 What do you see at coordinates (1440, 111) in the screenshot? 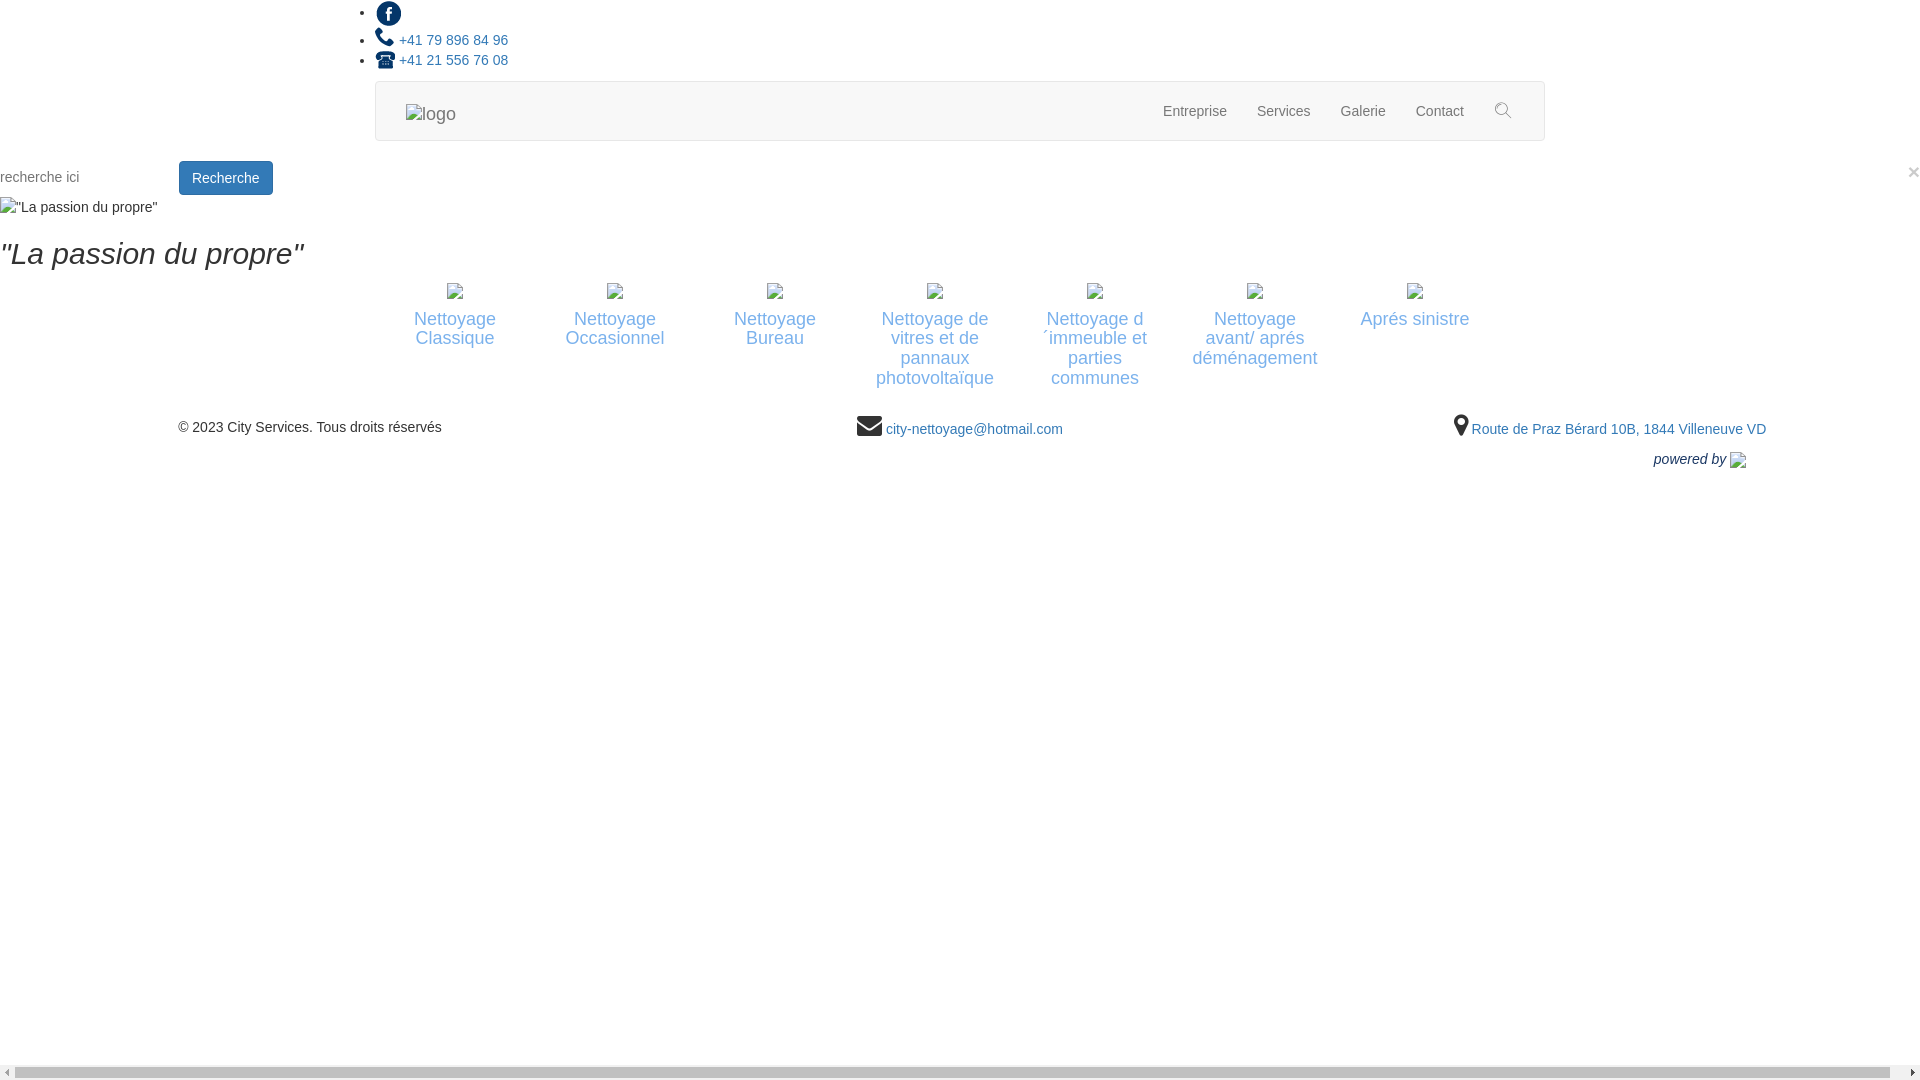
I see `'Contact'` at bounding box center [1440, 111].